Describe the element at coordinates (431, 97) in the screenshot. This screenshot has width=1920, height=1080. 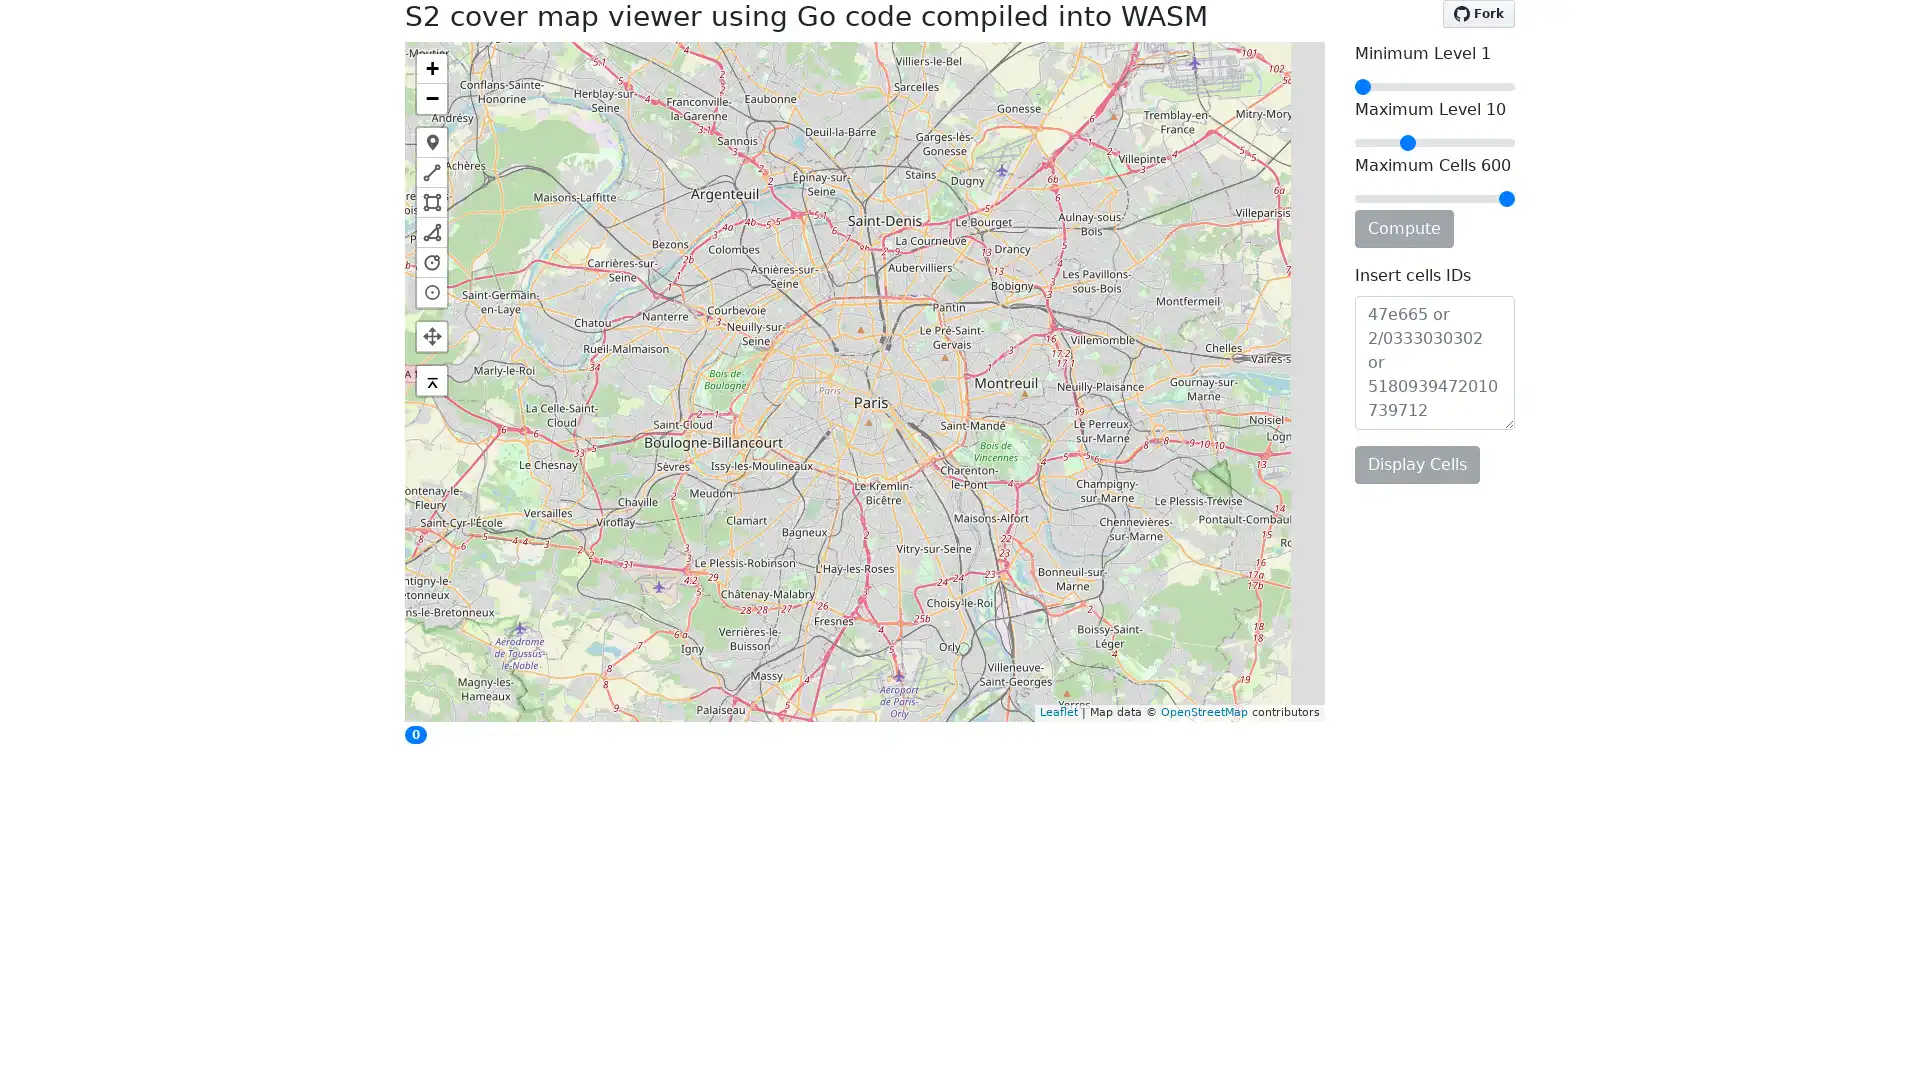
I see `Zoom out` at that location.